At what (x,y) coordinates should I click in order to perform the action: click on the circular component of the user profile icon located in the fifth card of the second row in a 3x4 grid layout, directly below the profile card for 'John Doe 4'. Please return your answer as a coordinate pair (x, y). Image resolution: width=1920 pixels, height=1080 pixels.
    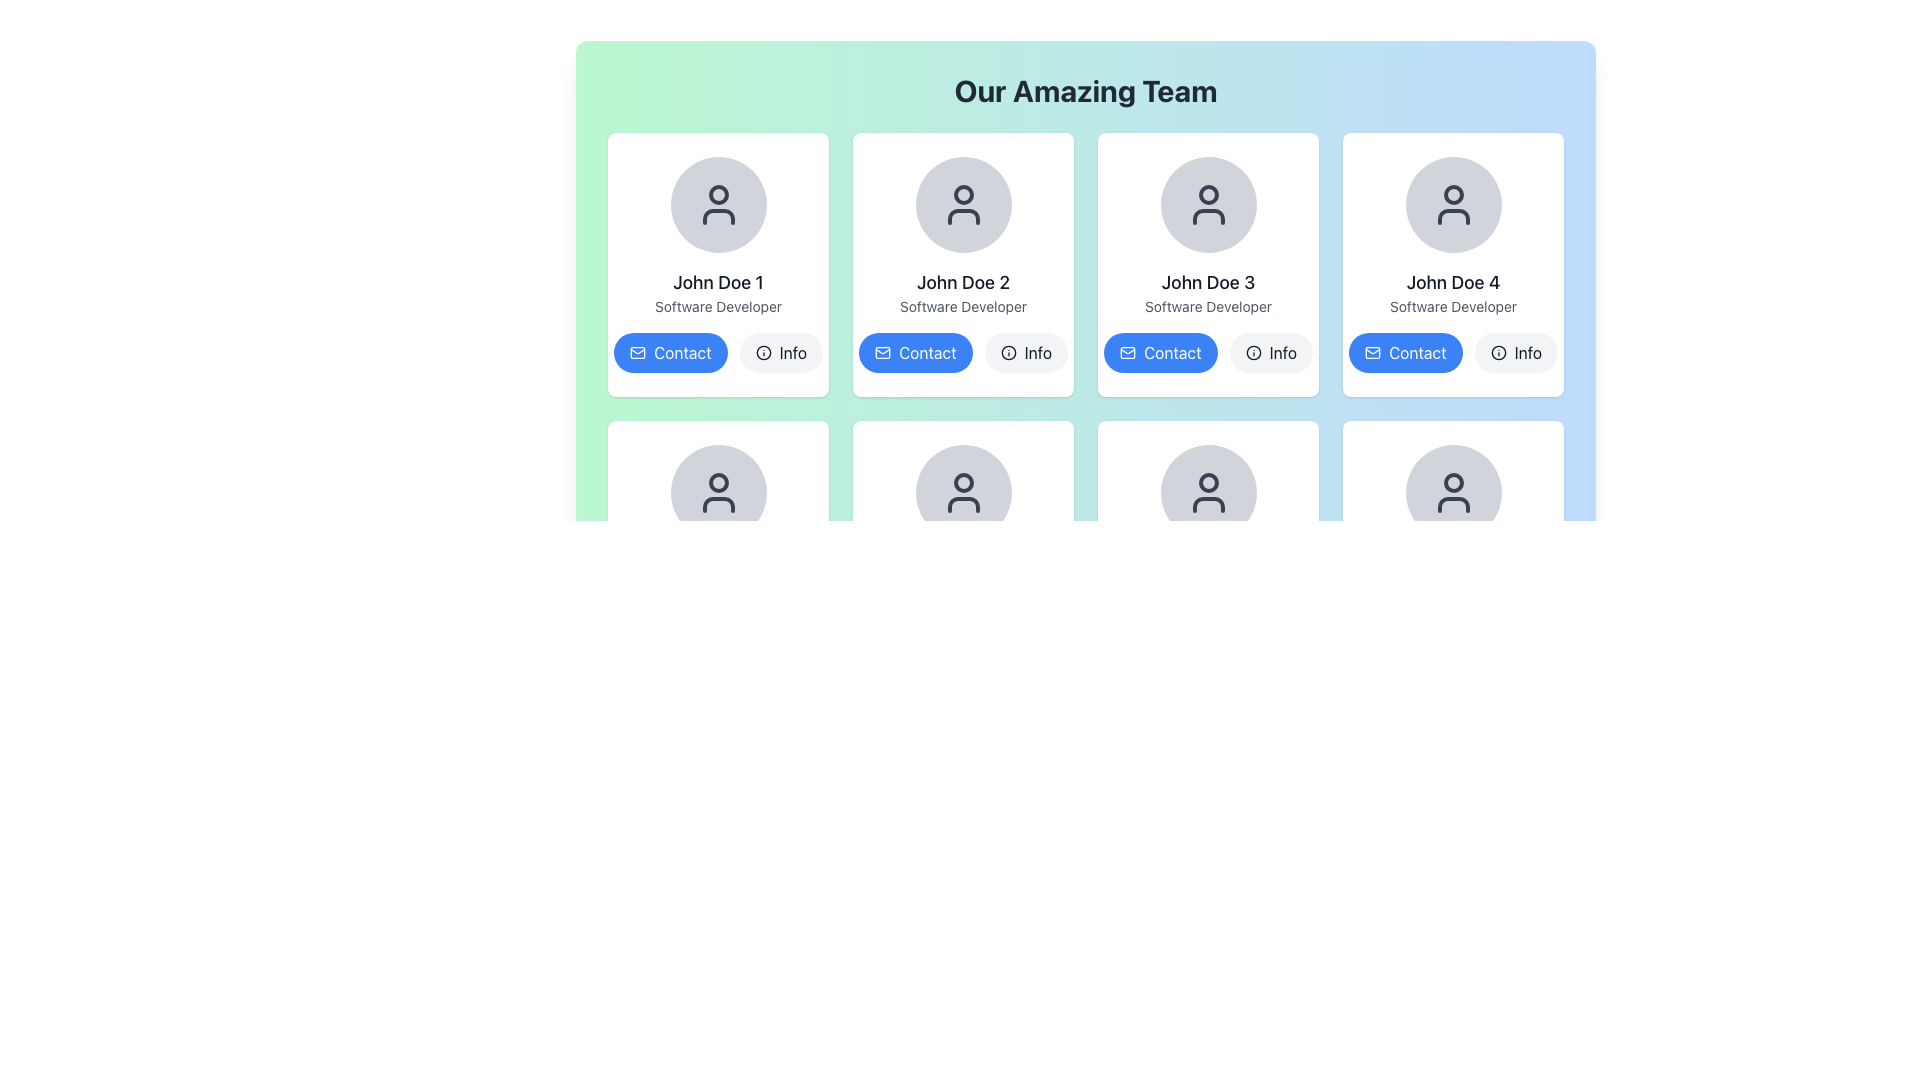
    Looking at the image, I should click on (1453, 482).